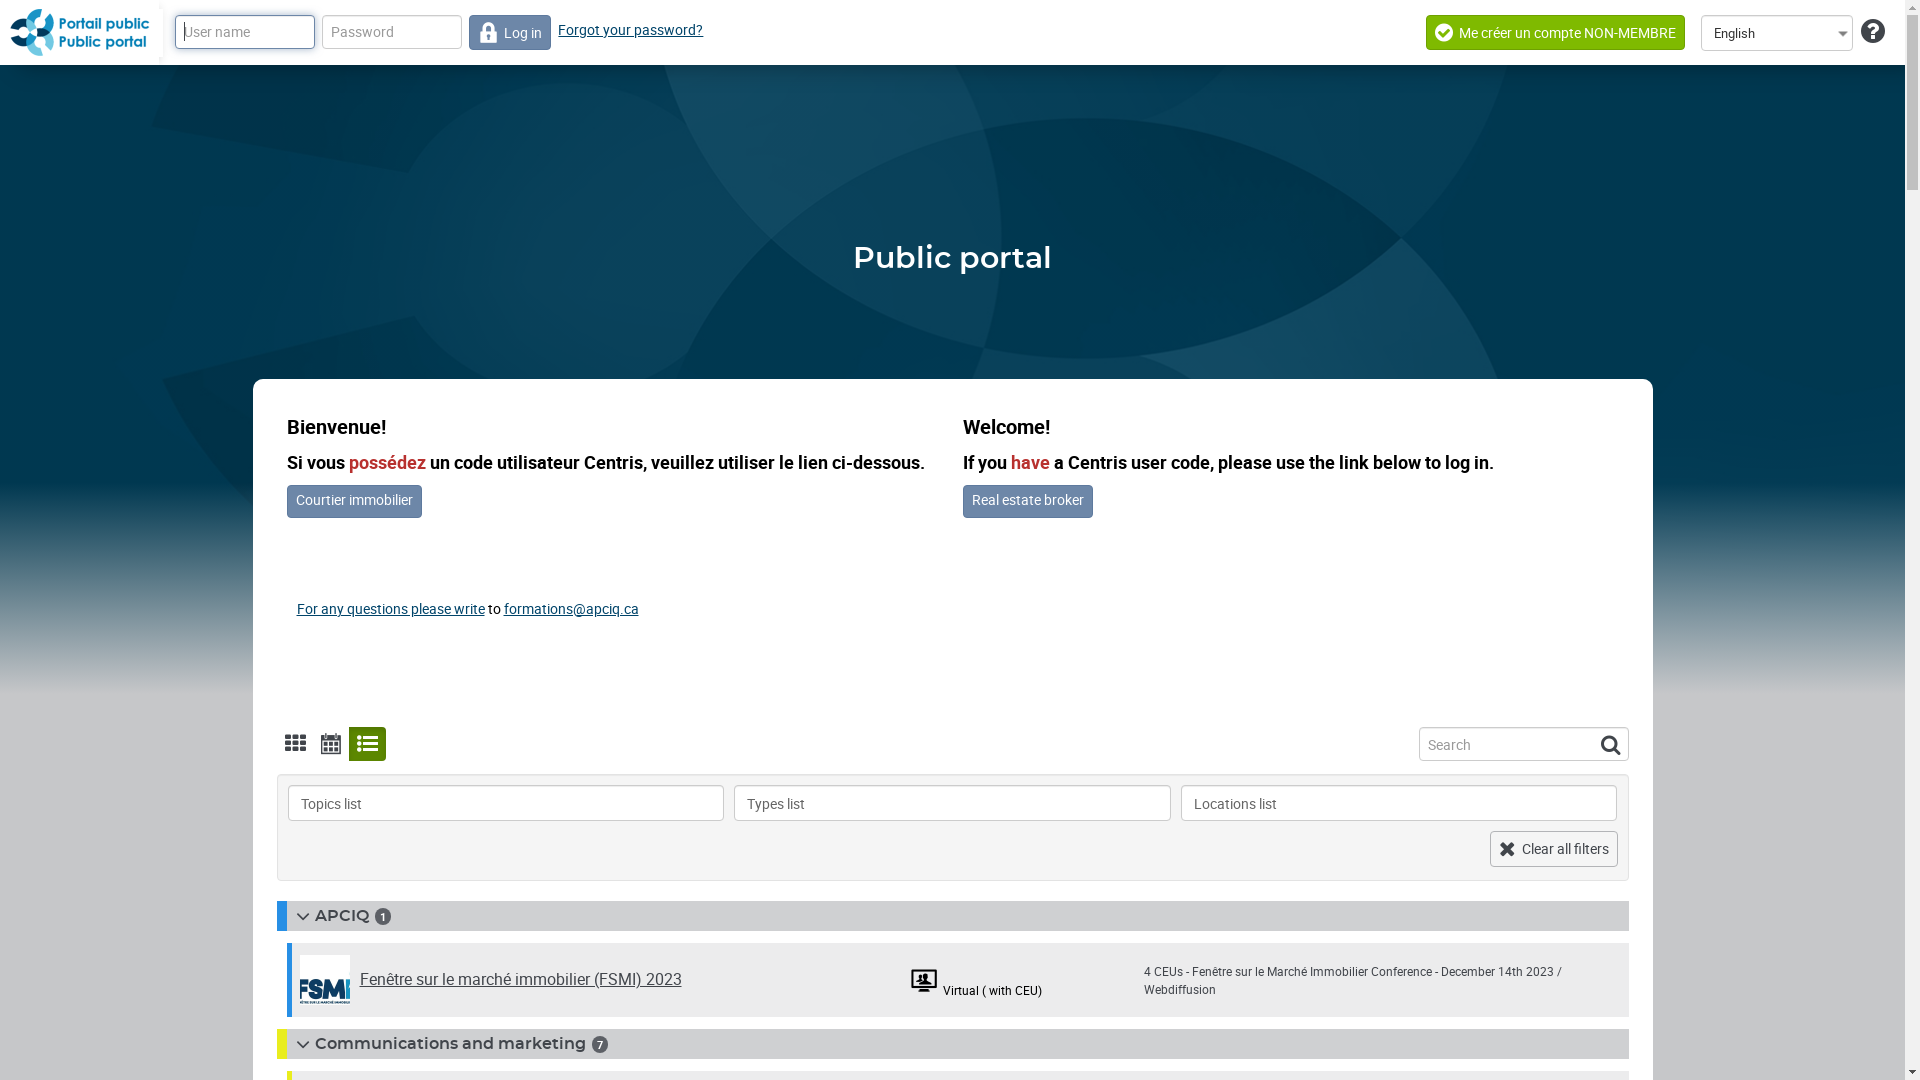  What do you see at coordinates (510, 31) in the screenshot?
I see `'Log in'` at bounding box center [510, 31].